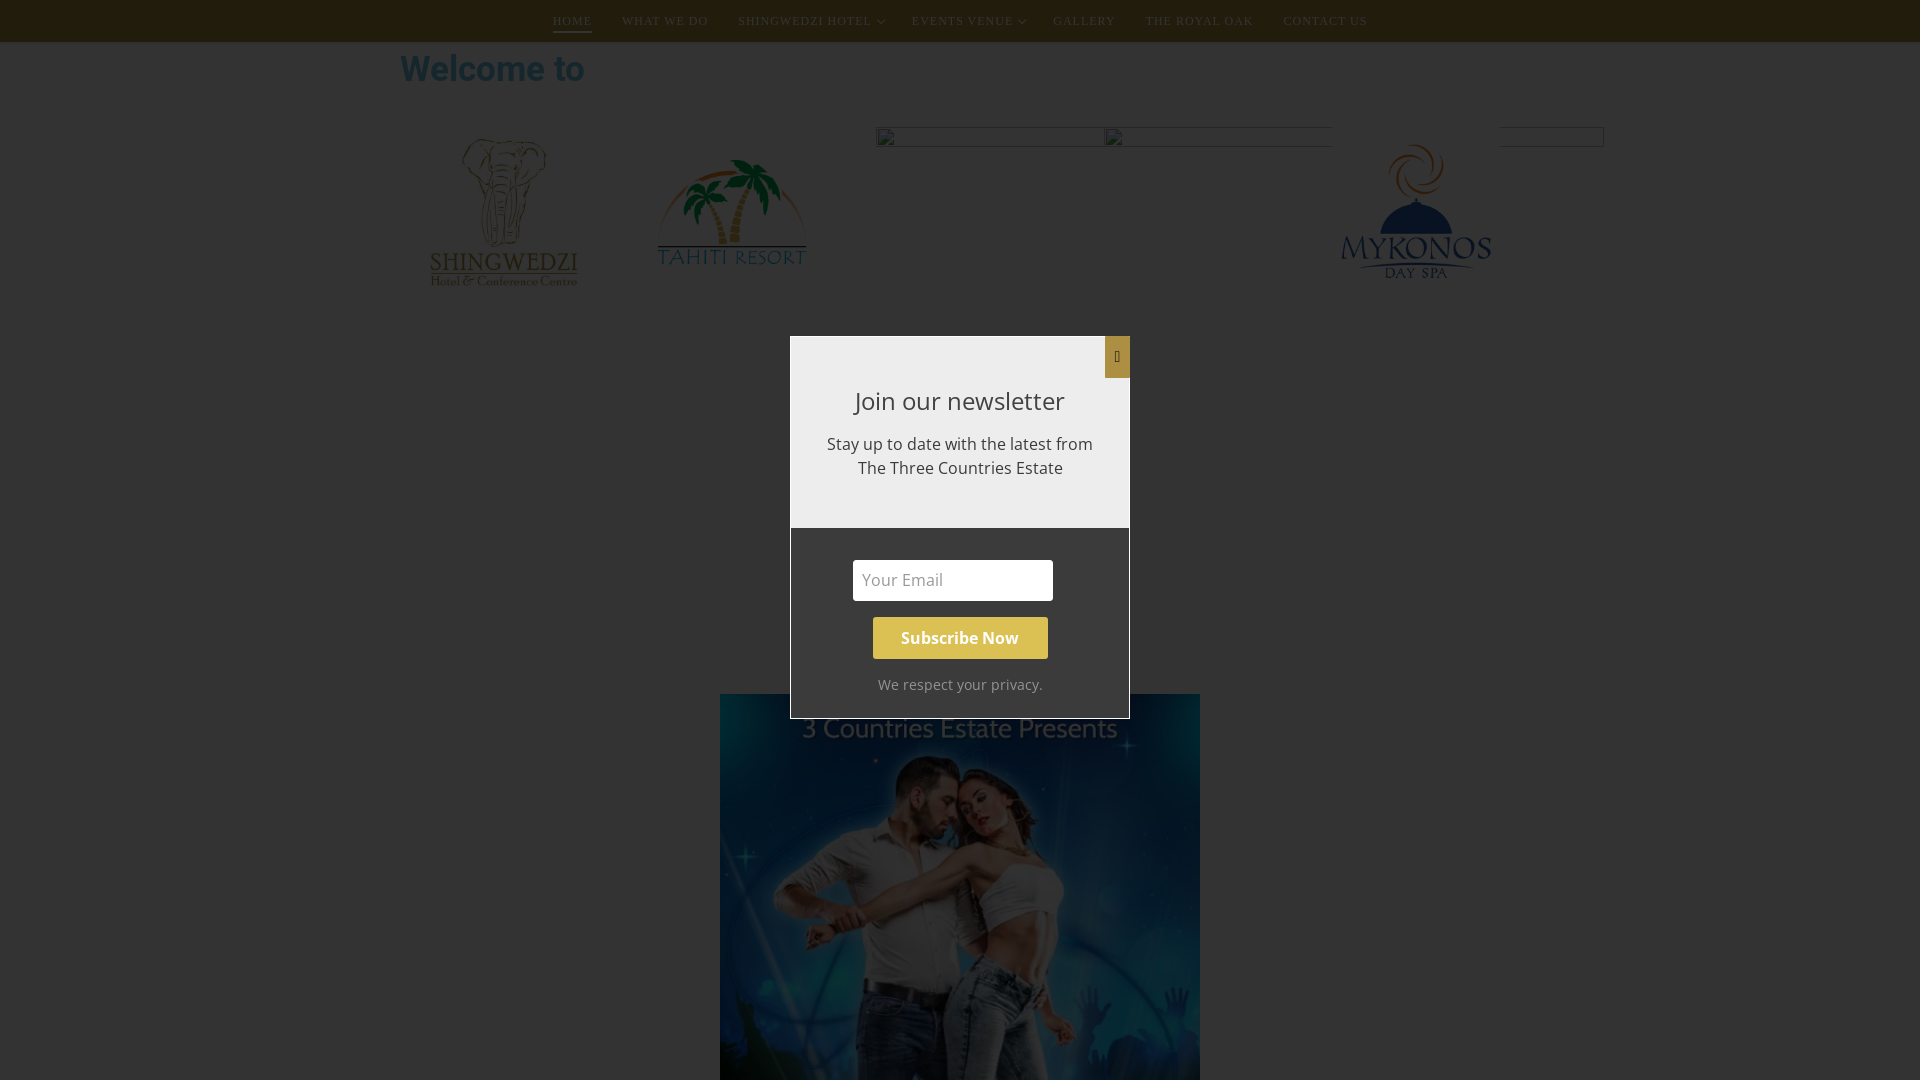 The width and height of the screenshot is (1920, 1080). What do you see at coordinates (897, 20) in the screenshot?
I see `'EVENTS VENUE` at bounding box center [897, 20].